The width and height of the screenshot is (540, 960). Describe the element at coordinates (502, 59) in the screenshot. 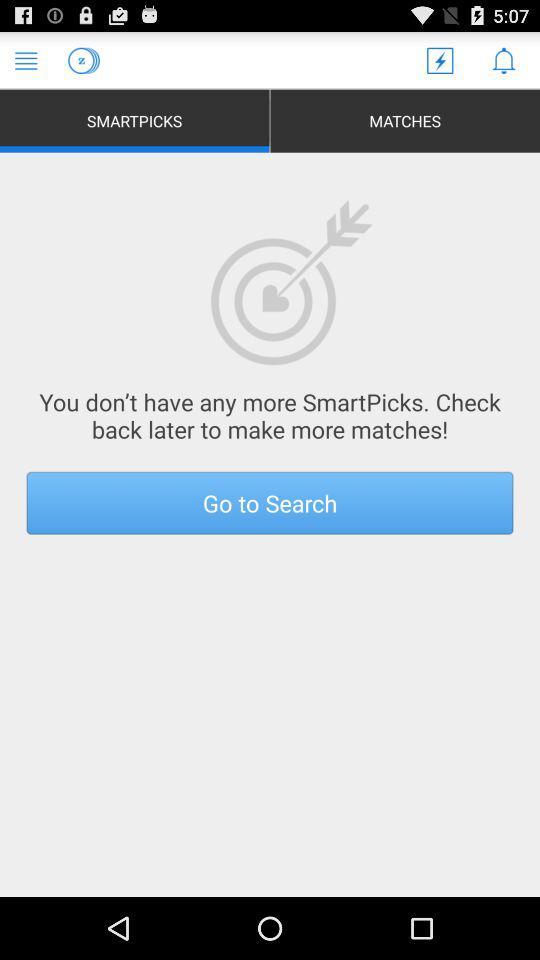

I see `notifications` at that location.